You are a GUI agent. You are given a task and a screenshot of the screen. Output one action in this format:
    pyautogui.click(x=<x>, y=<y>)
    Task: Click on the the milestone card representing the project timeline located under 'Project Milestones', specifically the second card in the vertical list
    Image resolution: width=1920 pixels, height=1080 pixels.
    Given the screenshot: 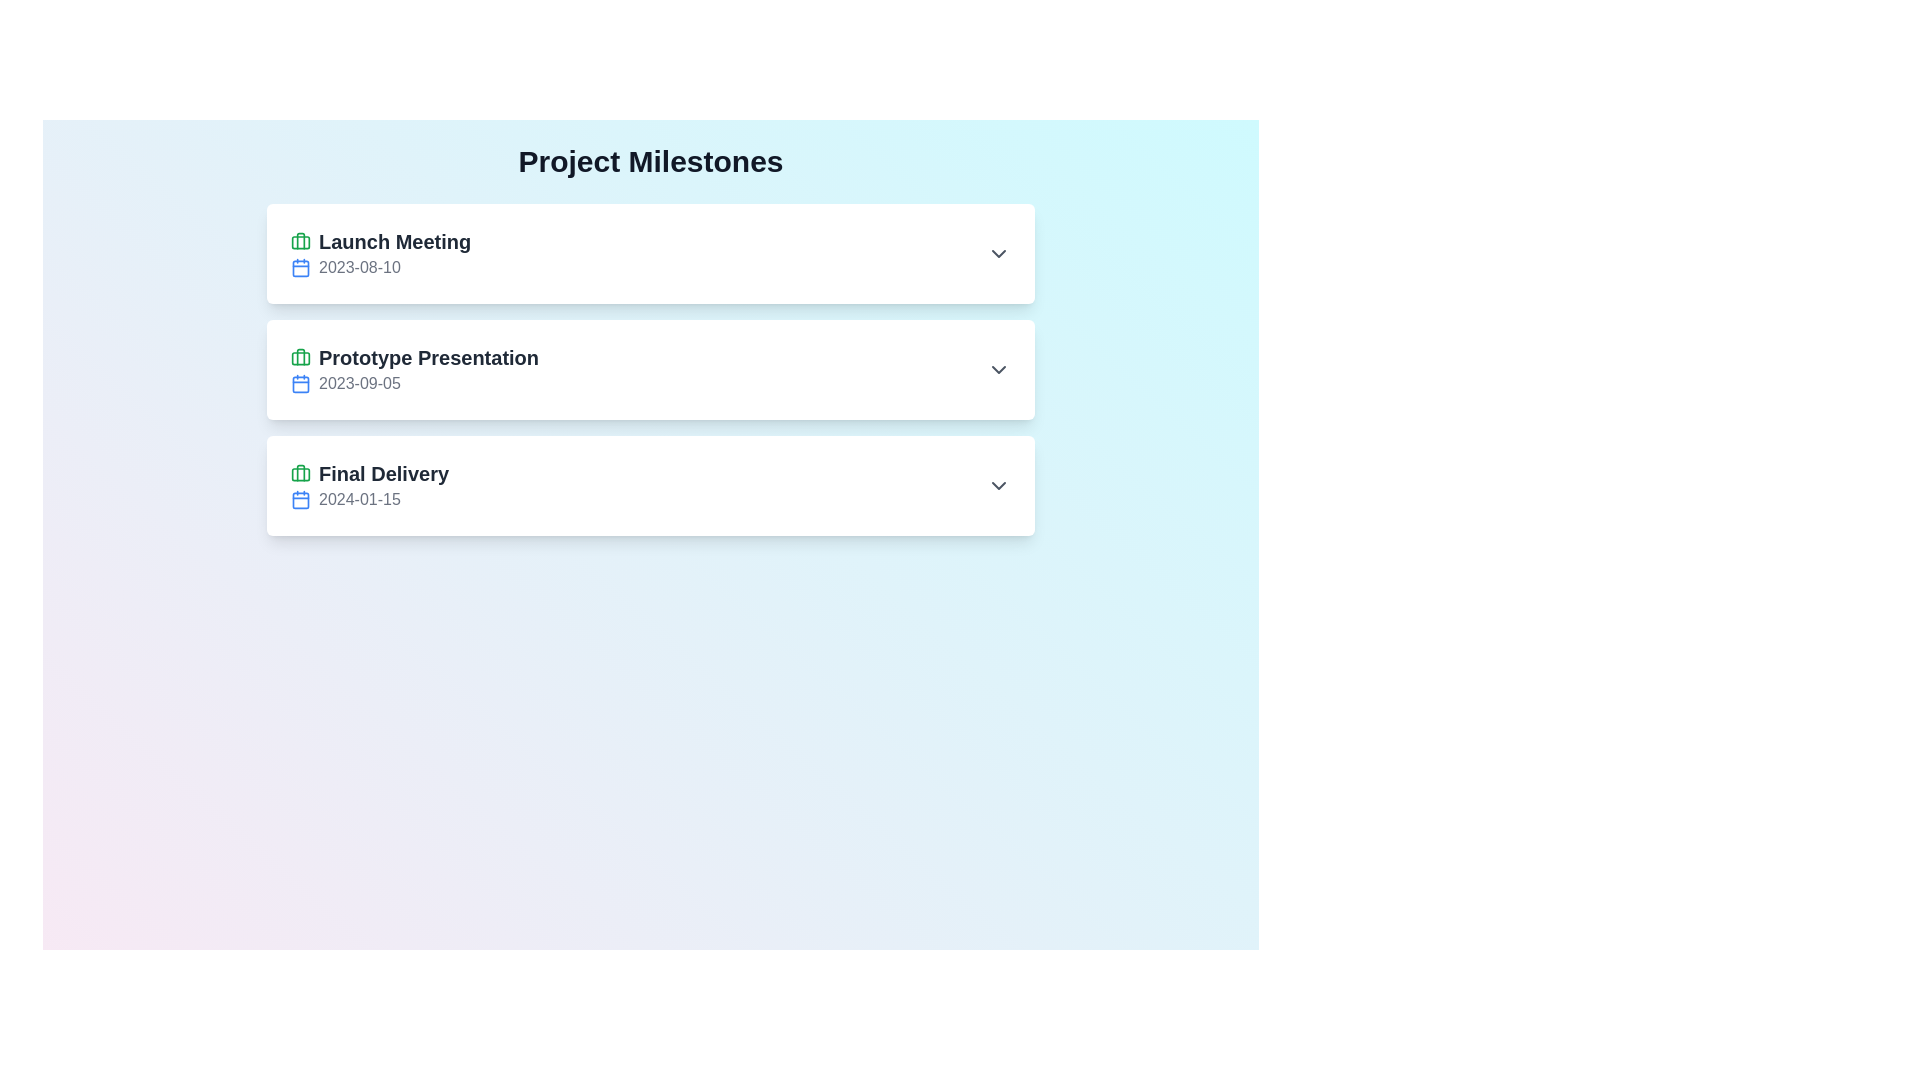 What is the action you would take?
    pyautogui.click(x=651, y=370)
    